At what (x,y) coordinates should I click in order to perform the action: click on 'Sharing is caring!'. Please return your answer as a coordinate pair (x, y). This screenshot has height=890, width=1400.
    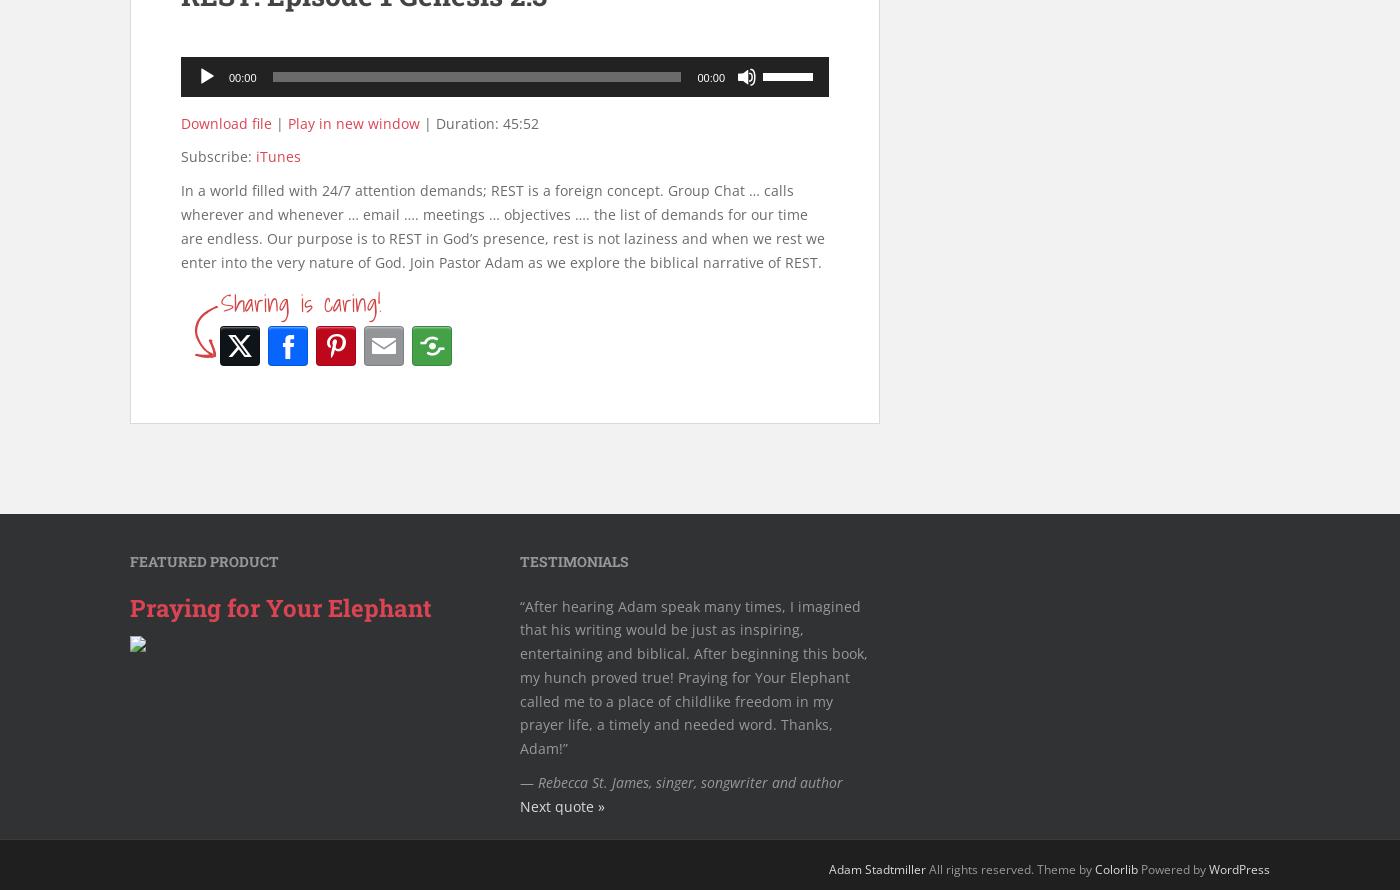
    Looking at the image, I should click on (221, 302).